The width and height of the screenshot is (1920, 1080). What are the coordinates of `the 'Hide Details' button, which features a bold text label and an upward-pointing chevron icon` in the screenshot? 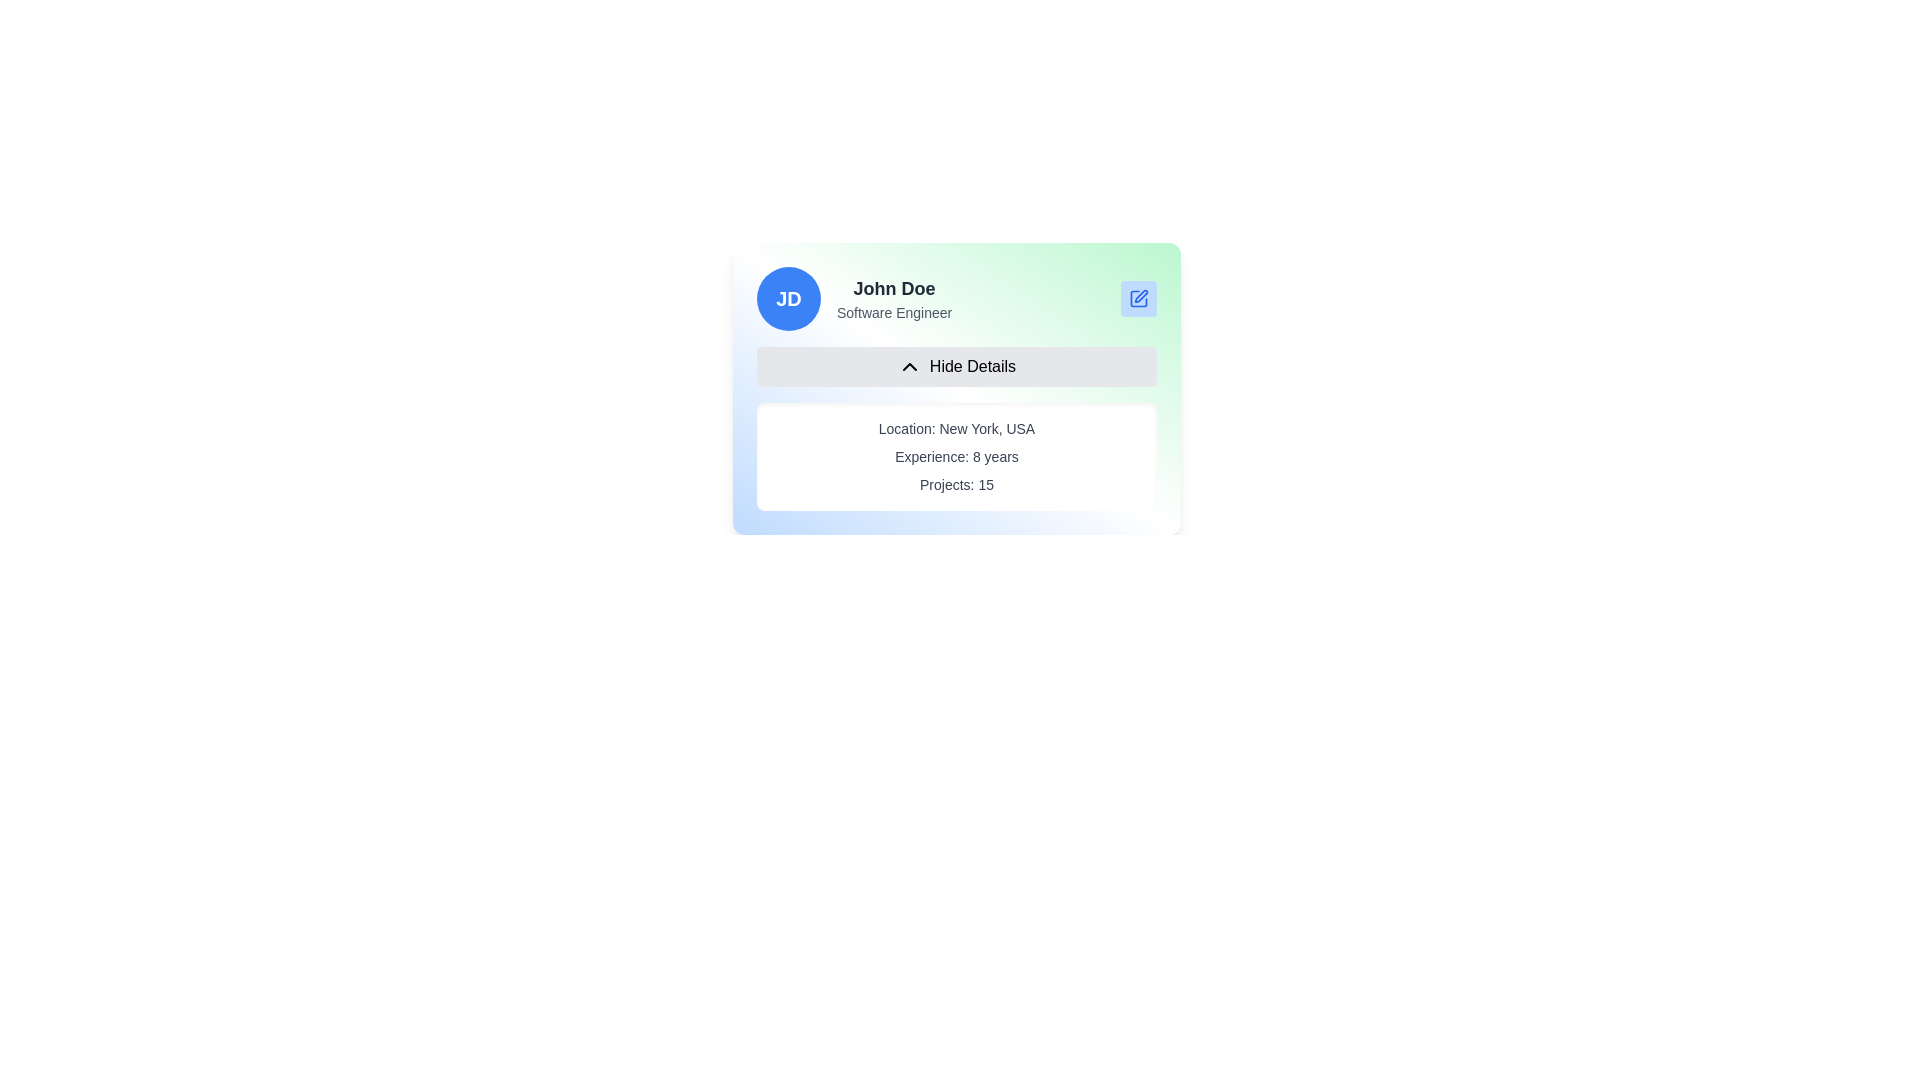 It's located at (973, 366).